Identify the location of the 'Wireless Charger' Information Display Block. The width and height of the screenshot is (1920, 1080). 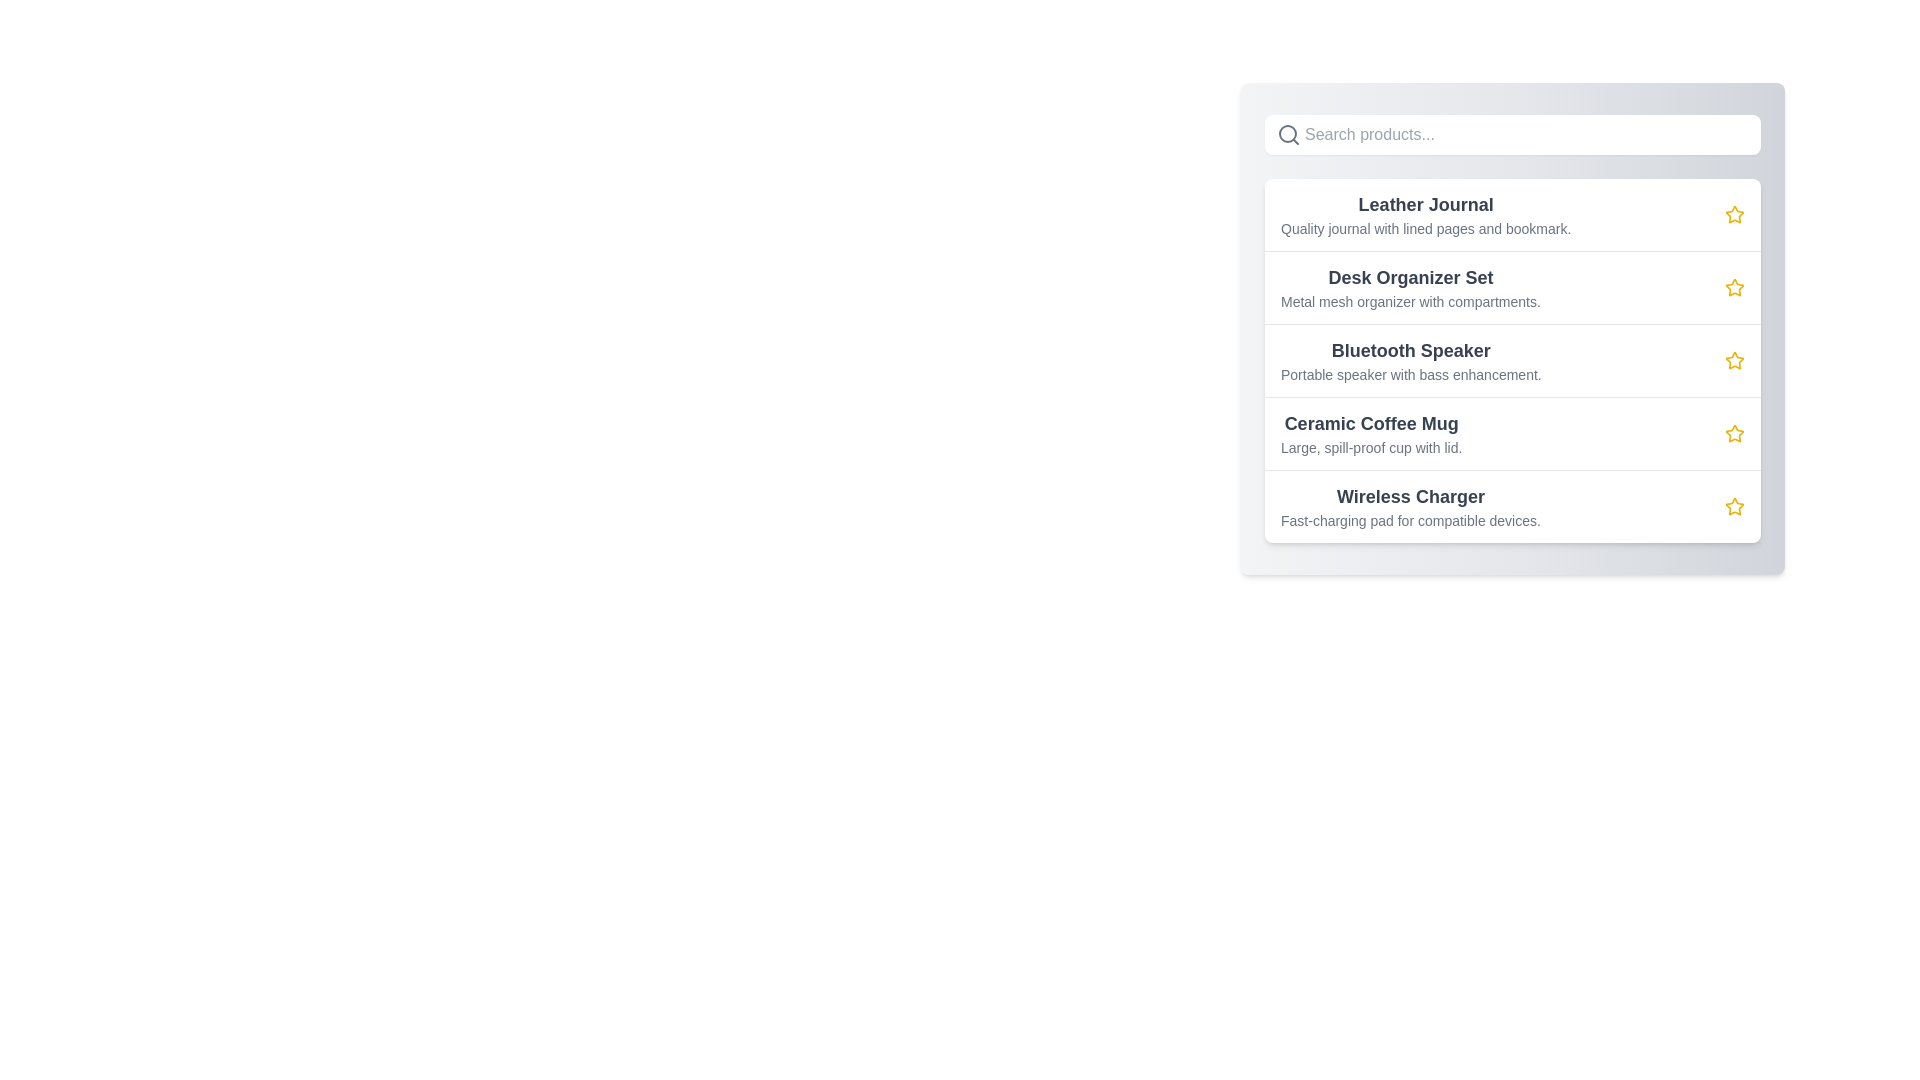
(1409, 505).